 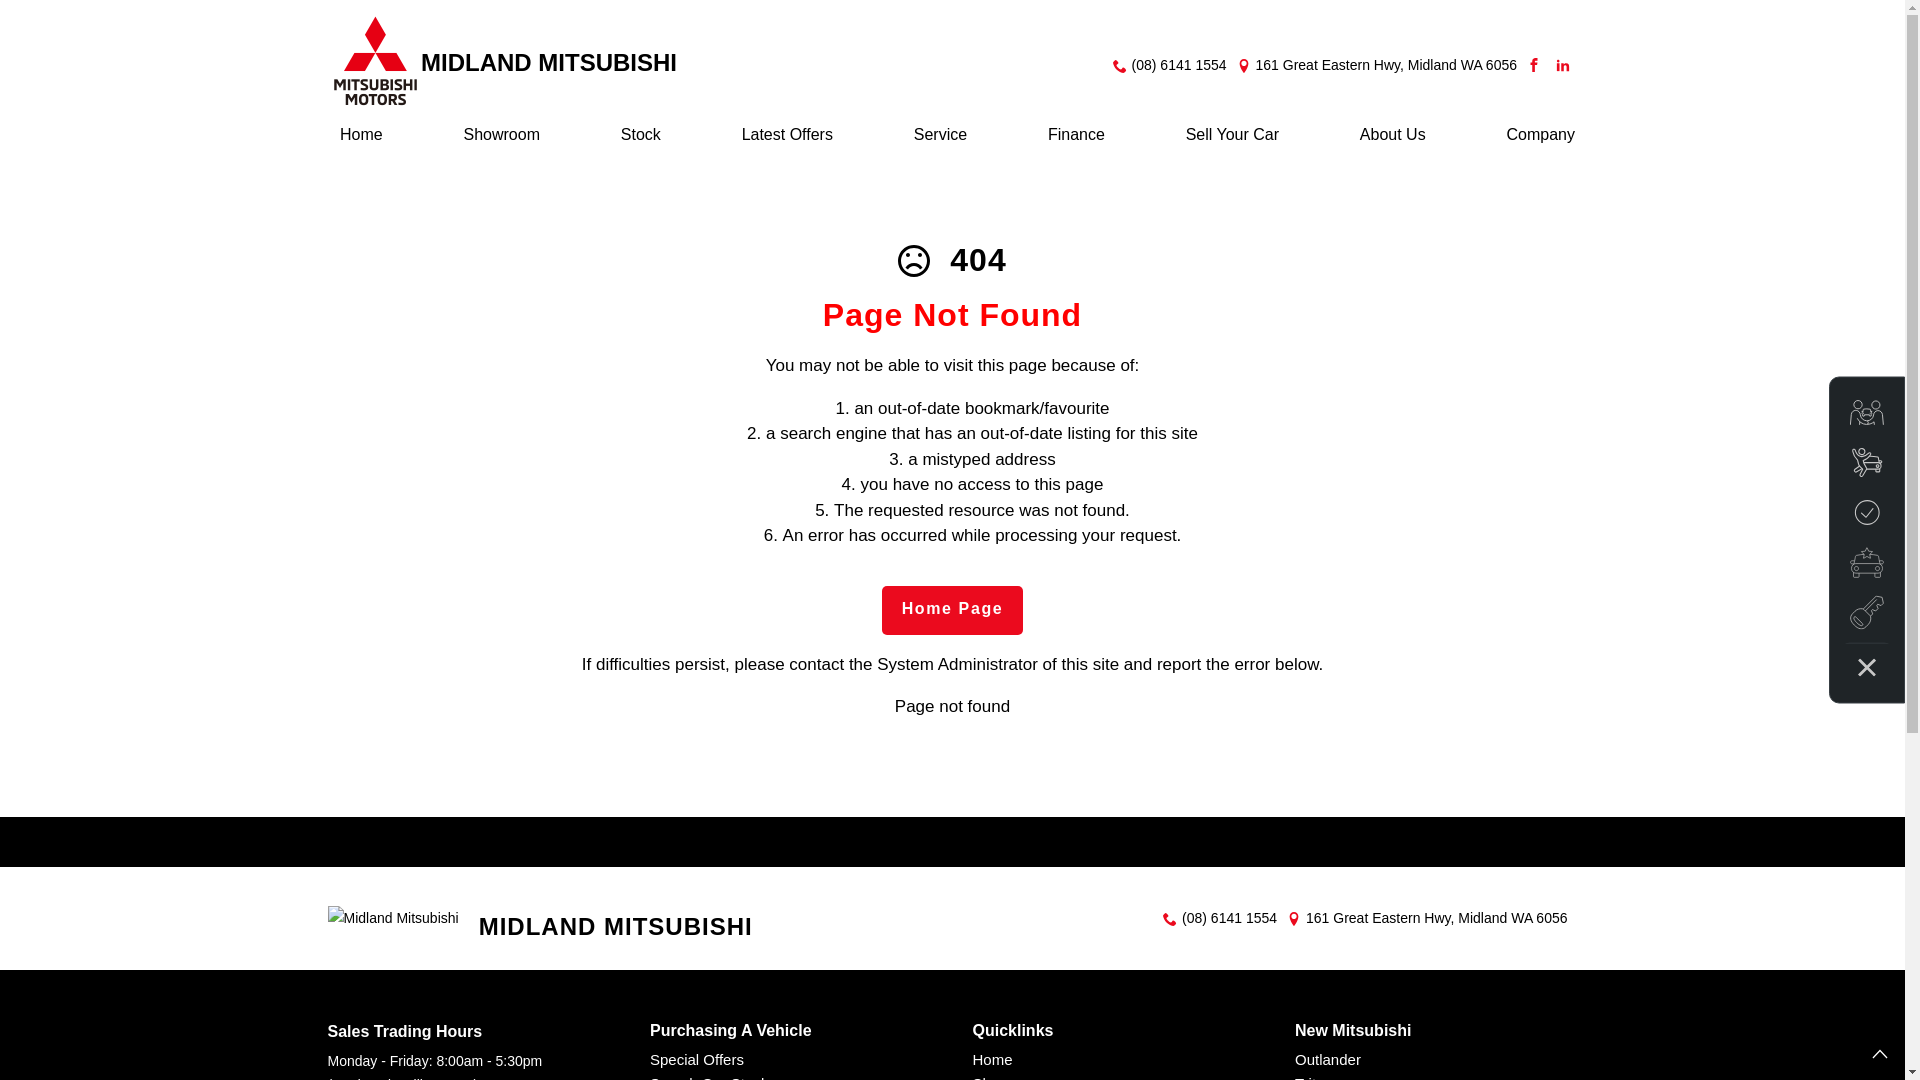 I want to click on 'Finance', so click(x=1037, y=141).